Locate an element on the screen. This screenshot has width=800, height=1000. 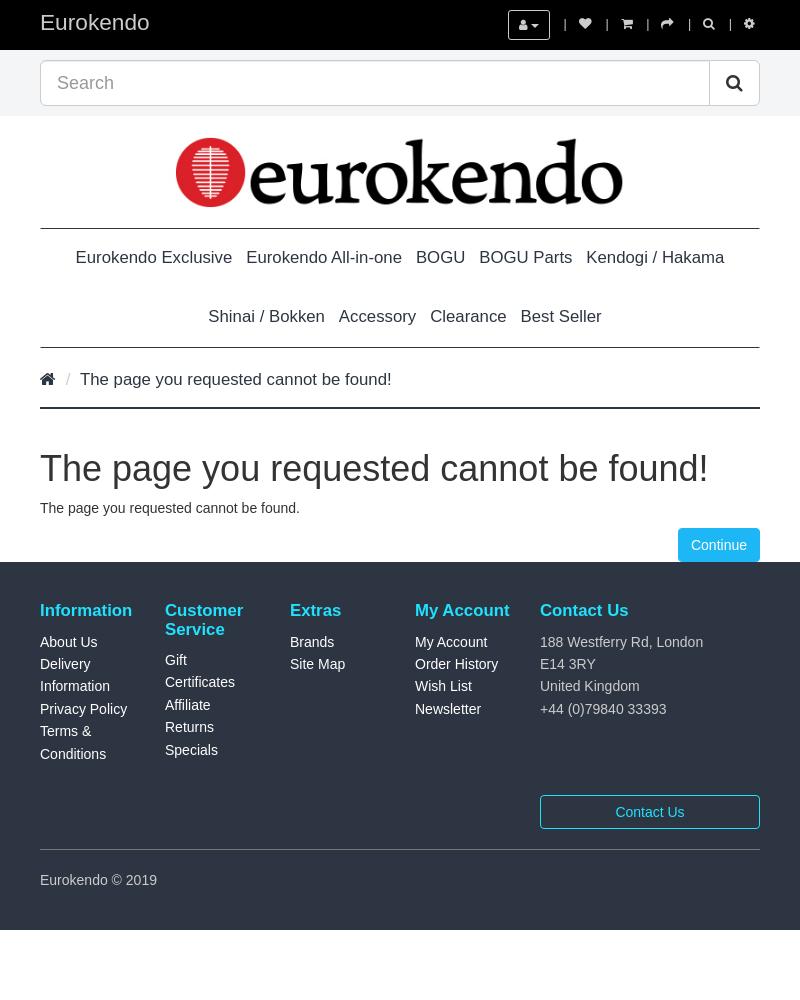
'Customer Service' is located at coordinates (204, 618).